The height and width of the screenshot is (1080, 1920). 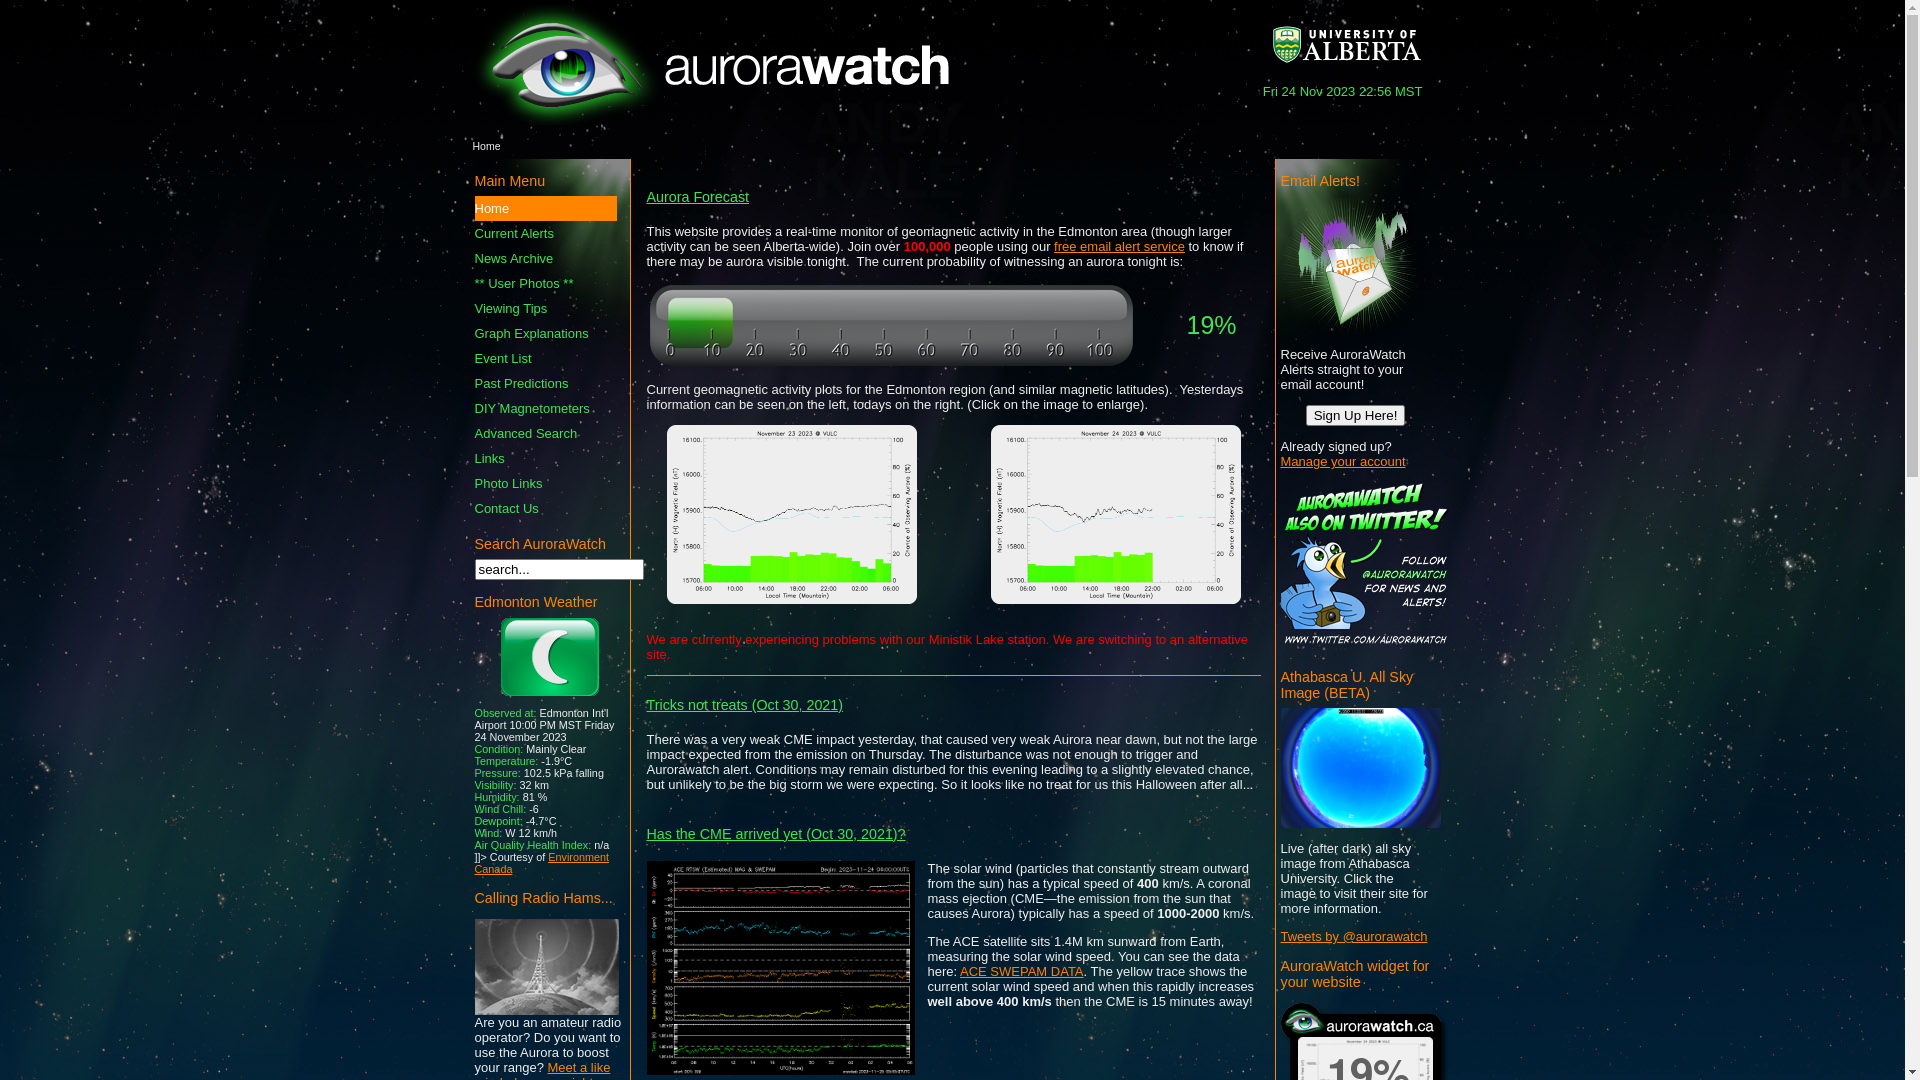 What do you see at coordinates (545, 308) in the screenshot?
I see `'Viewing Tips'` at bounding box center [545, 308].